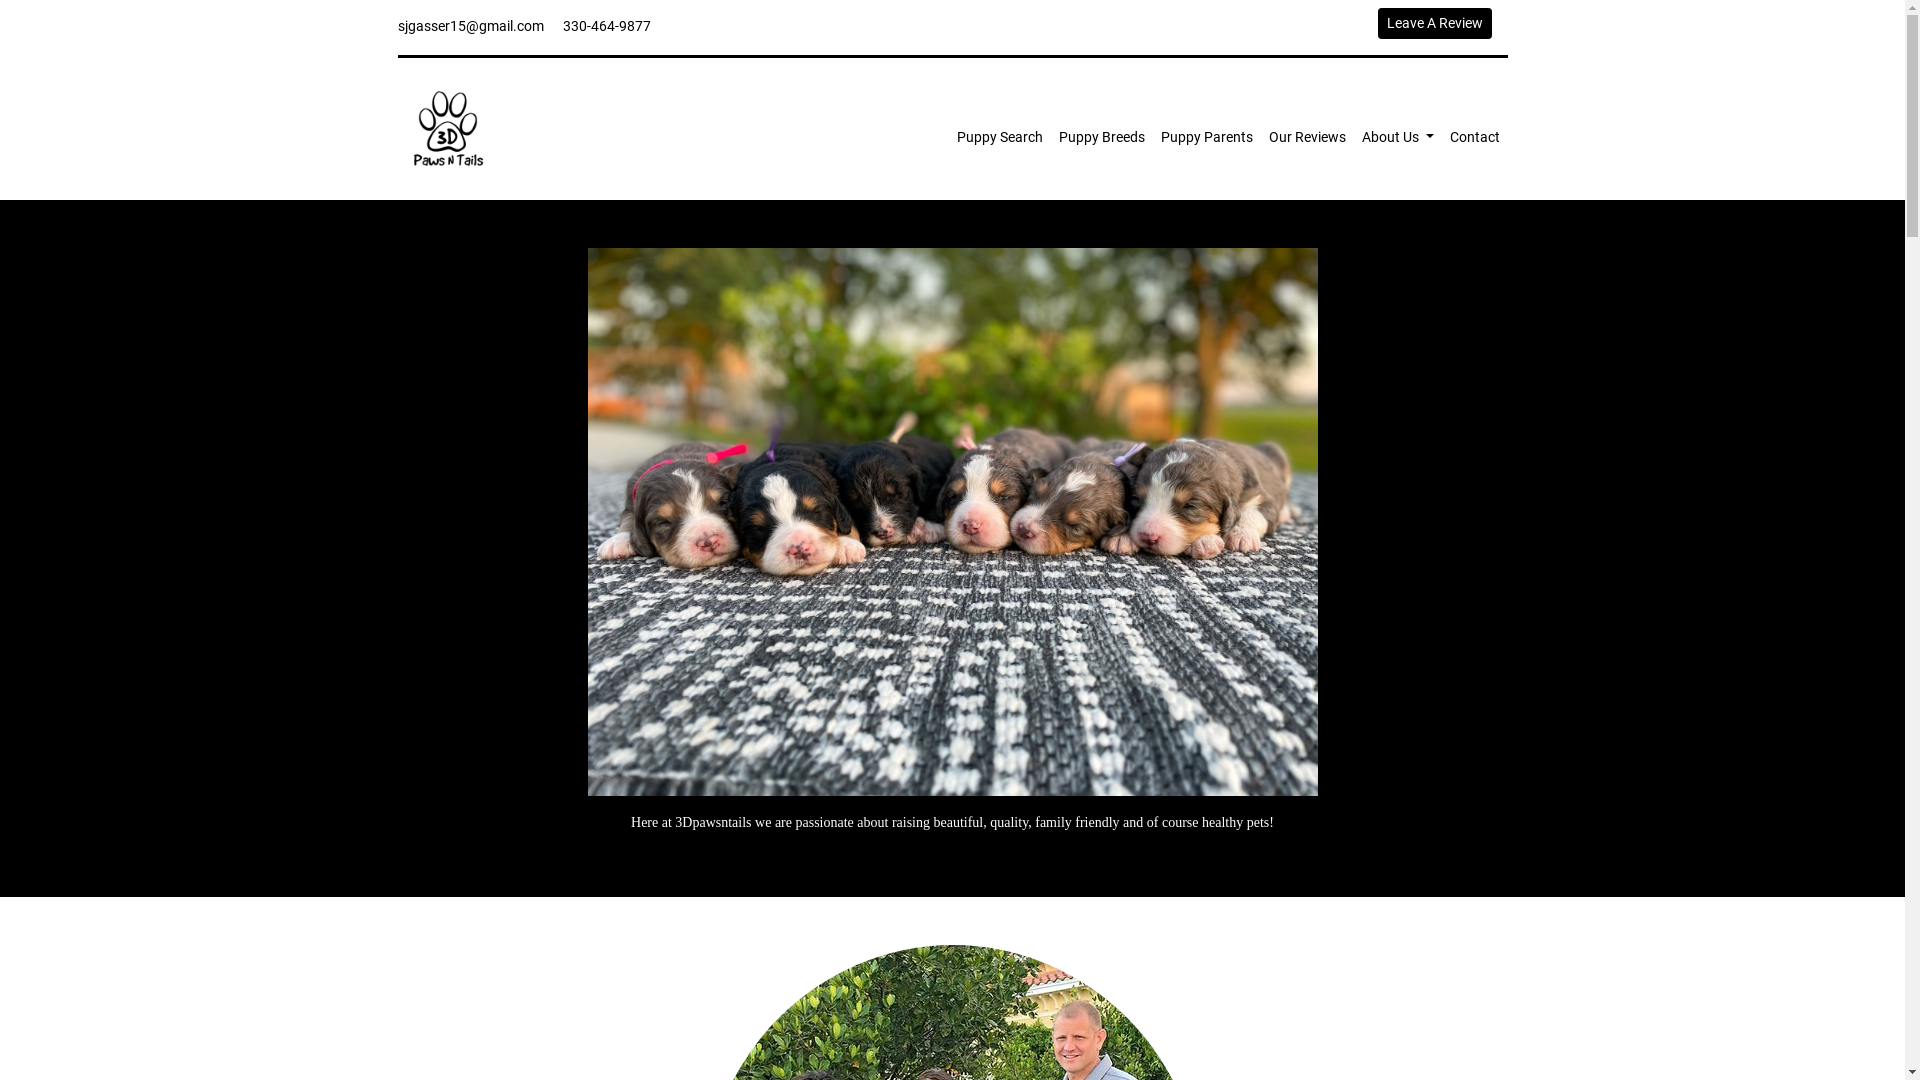  I want to click on 'Our Reviews', so click(1307, 135).